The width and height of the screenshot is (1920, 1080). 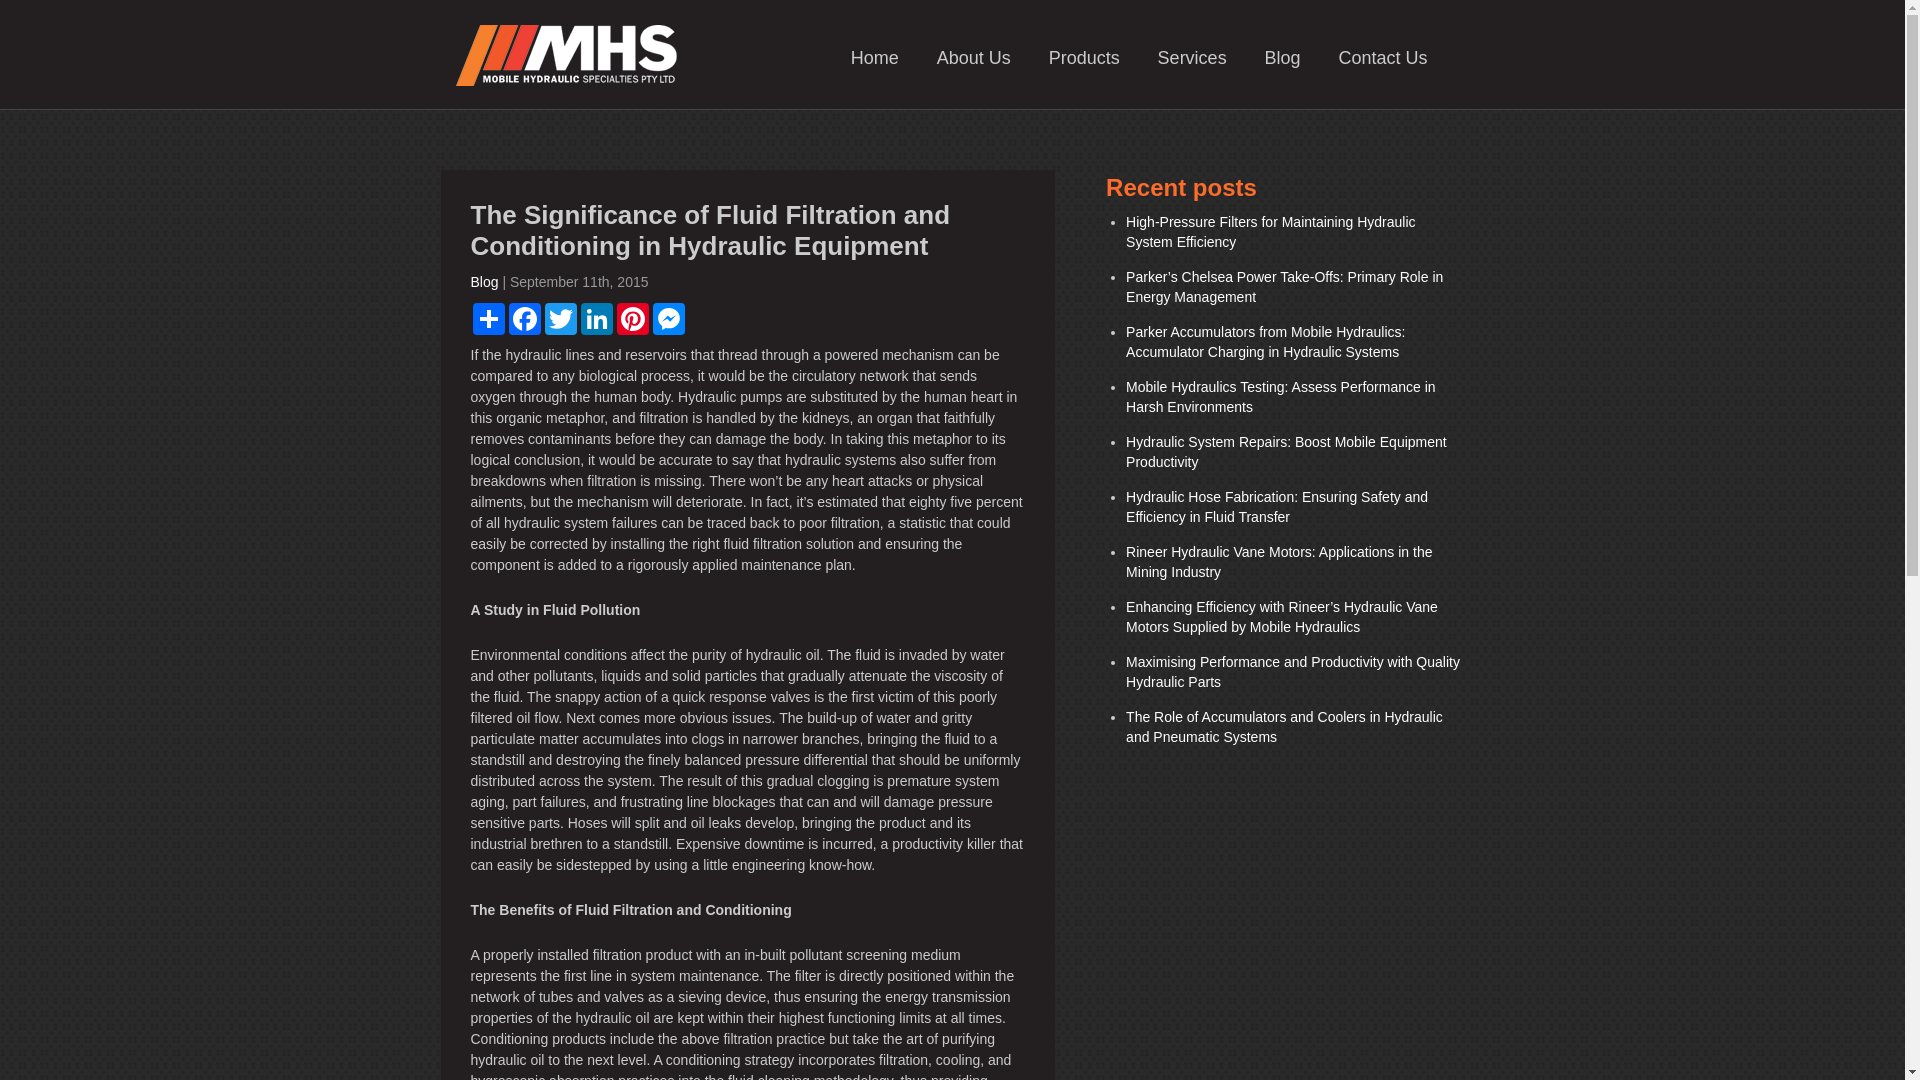 What do you see at coordinates (974, 56) in the screenshot?
I see `'About Us'` at bounding box center [974, 56].